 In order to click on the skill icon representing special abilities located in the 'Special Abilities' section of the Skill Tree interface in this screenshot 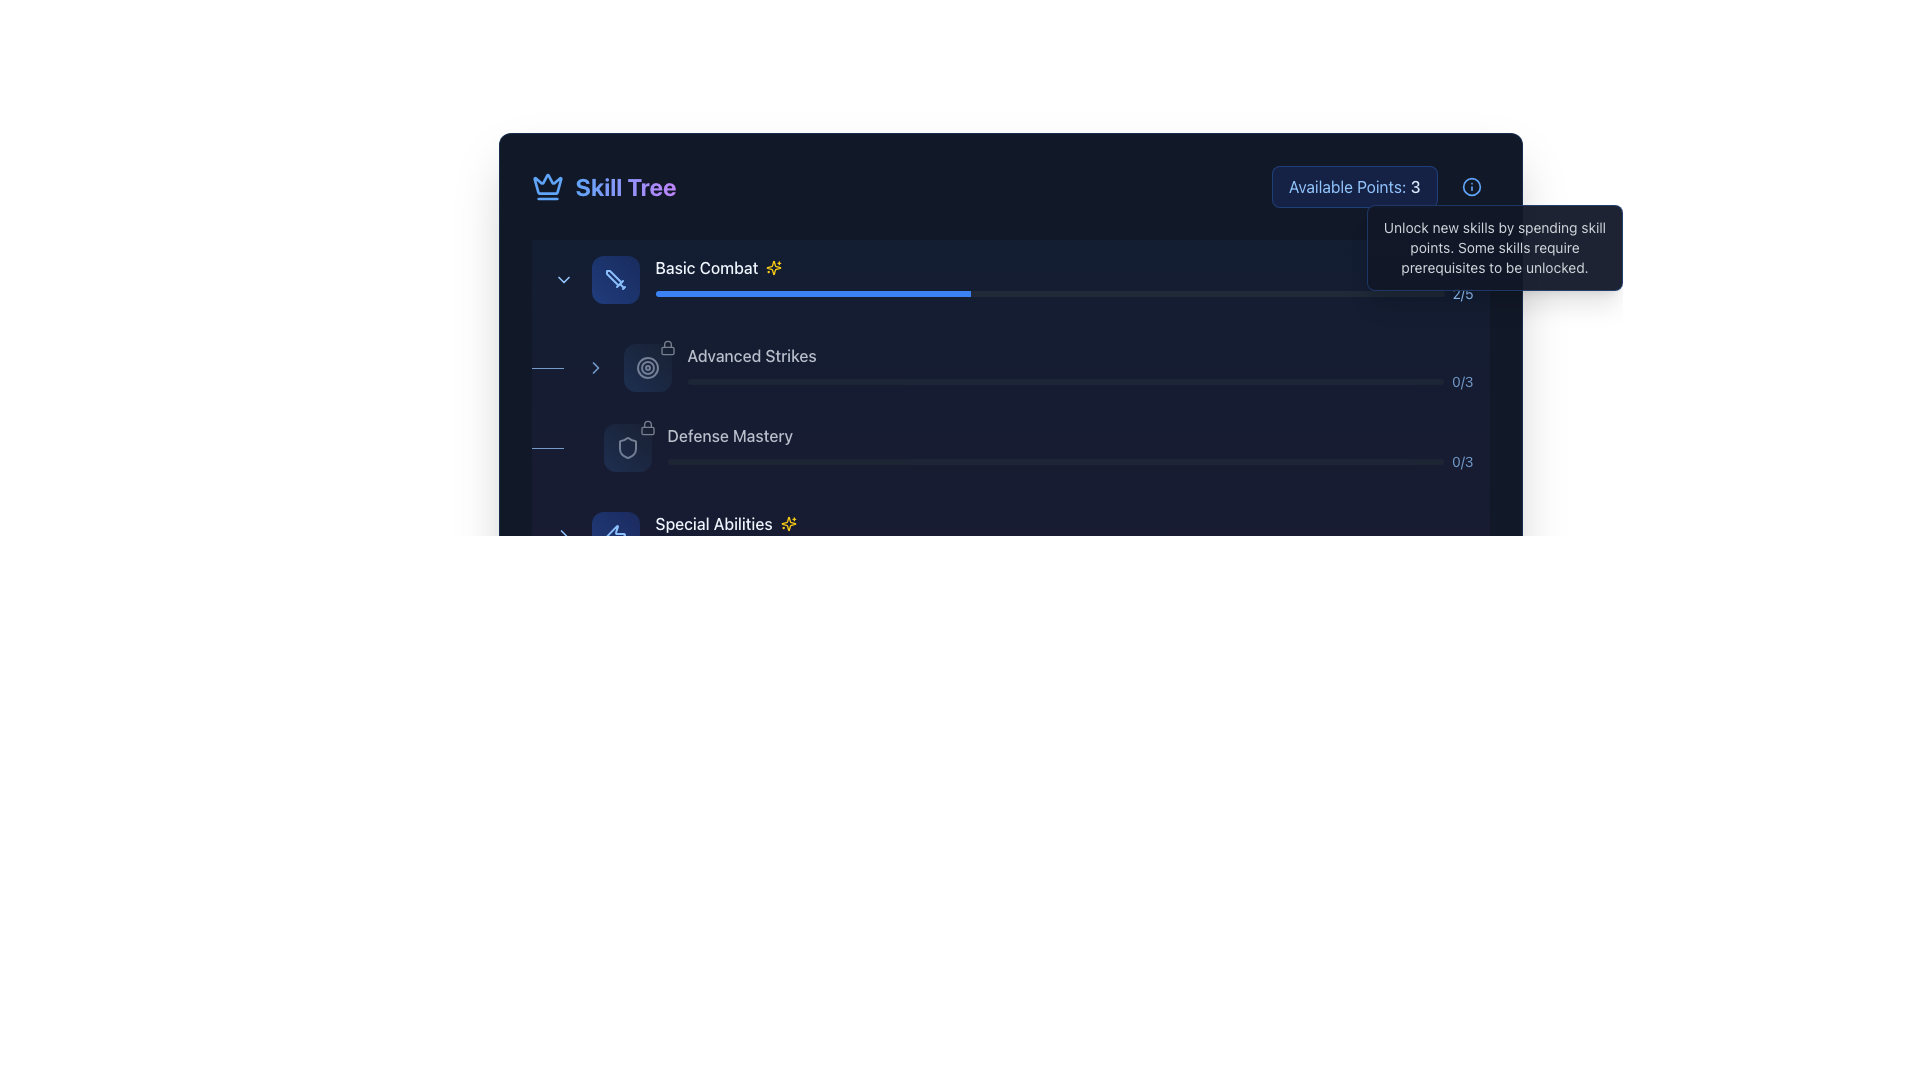, I will do `click(614, 535)`.